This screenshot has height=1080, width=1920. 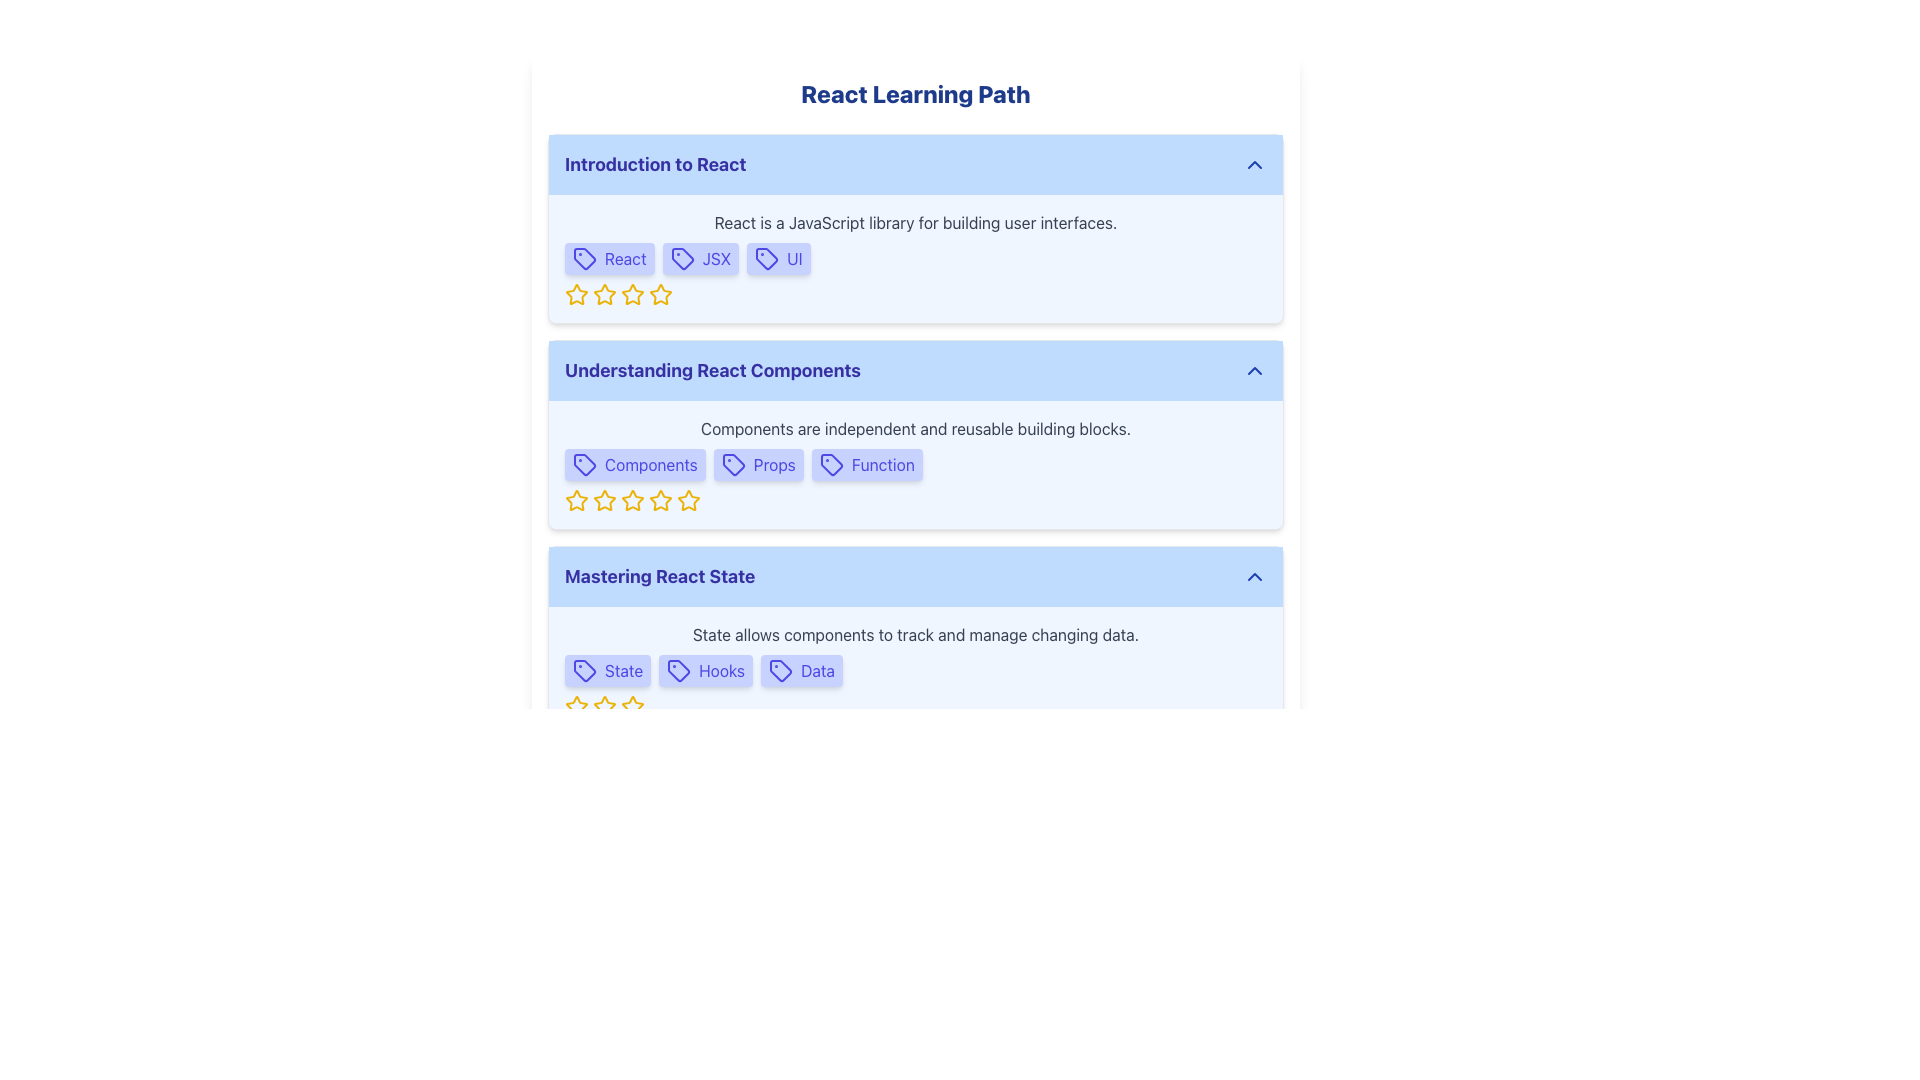 What do you see at coordinates (603, 500) in the screenshot?
I see `the third yellow star icon with a hollow center in the rating system located in the second section labeled 'Understanding React Components' to rate it` at bounding box center [603, 500].